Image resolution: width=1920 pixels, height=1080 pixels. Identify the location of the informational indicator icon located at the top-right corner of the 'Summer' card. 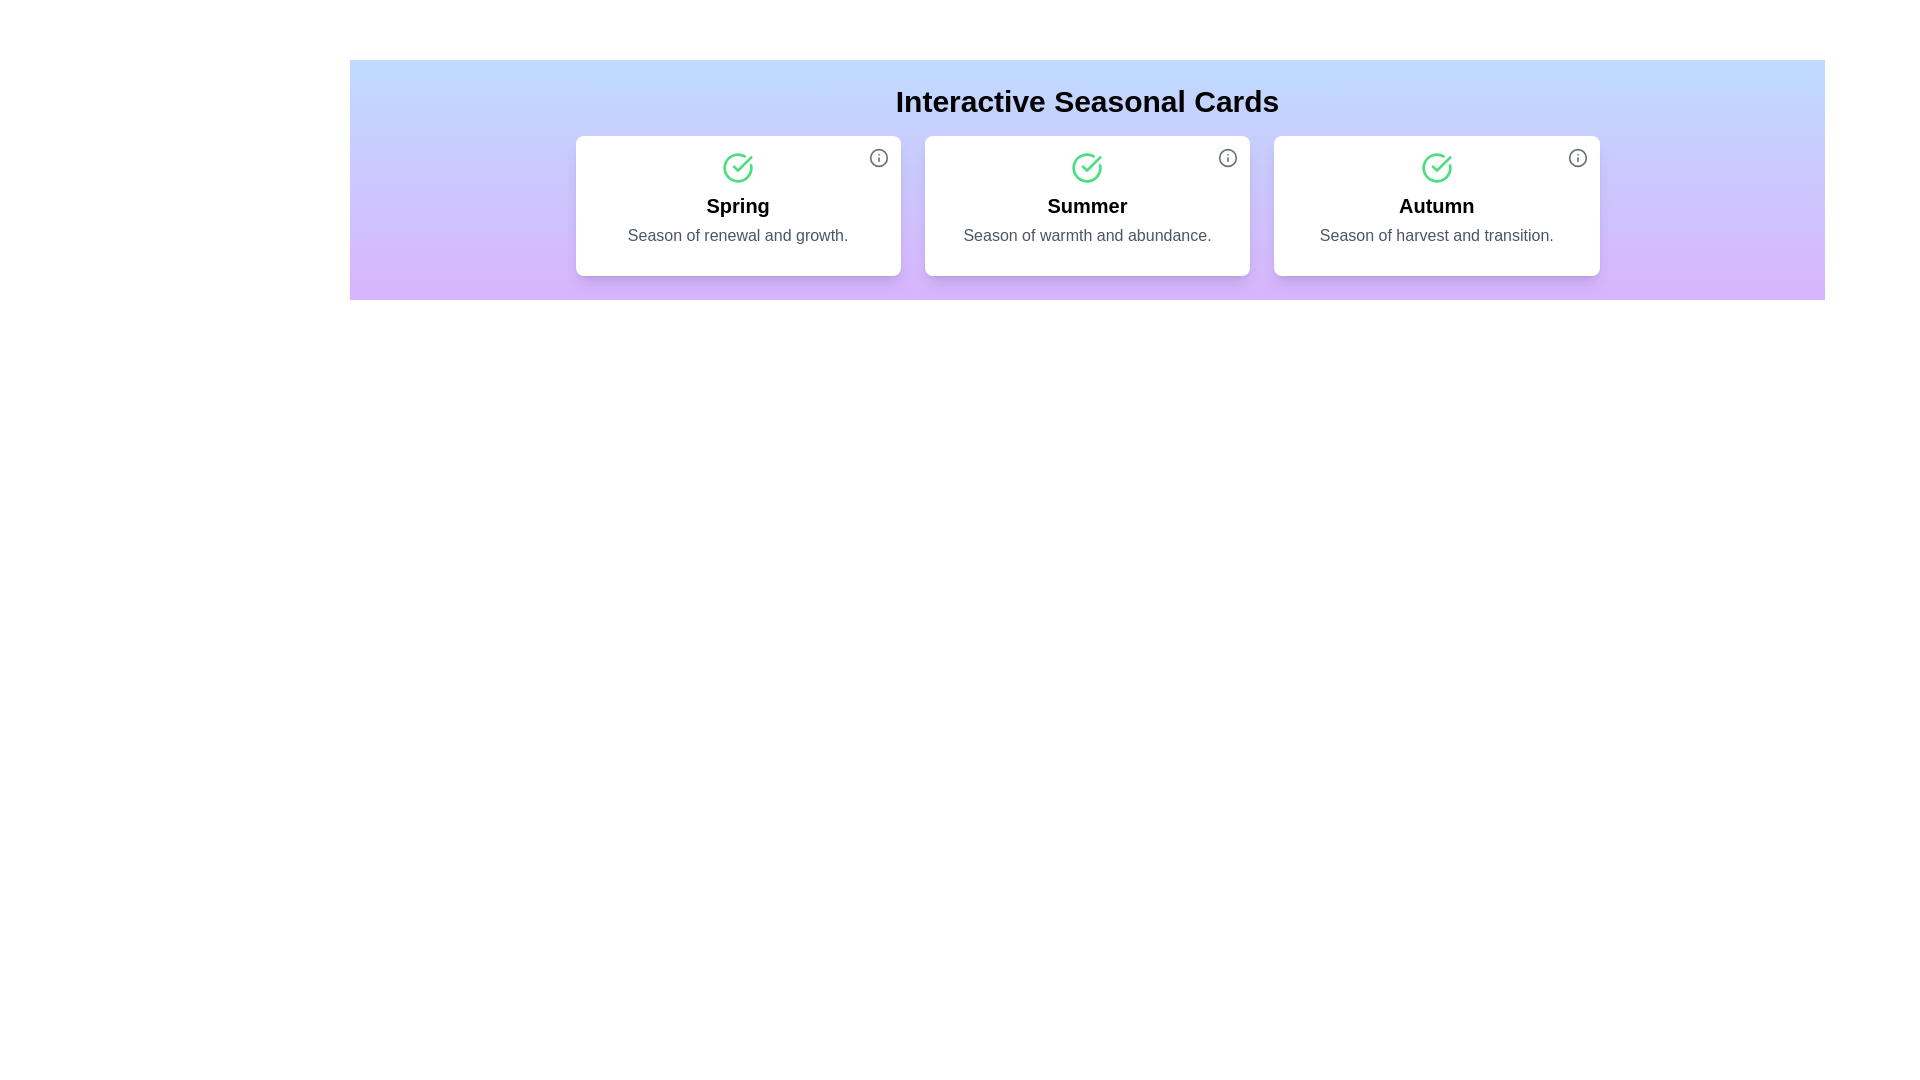
(1227, 157).